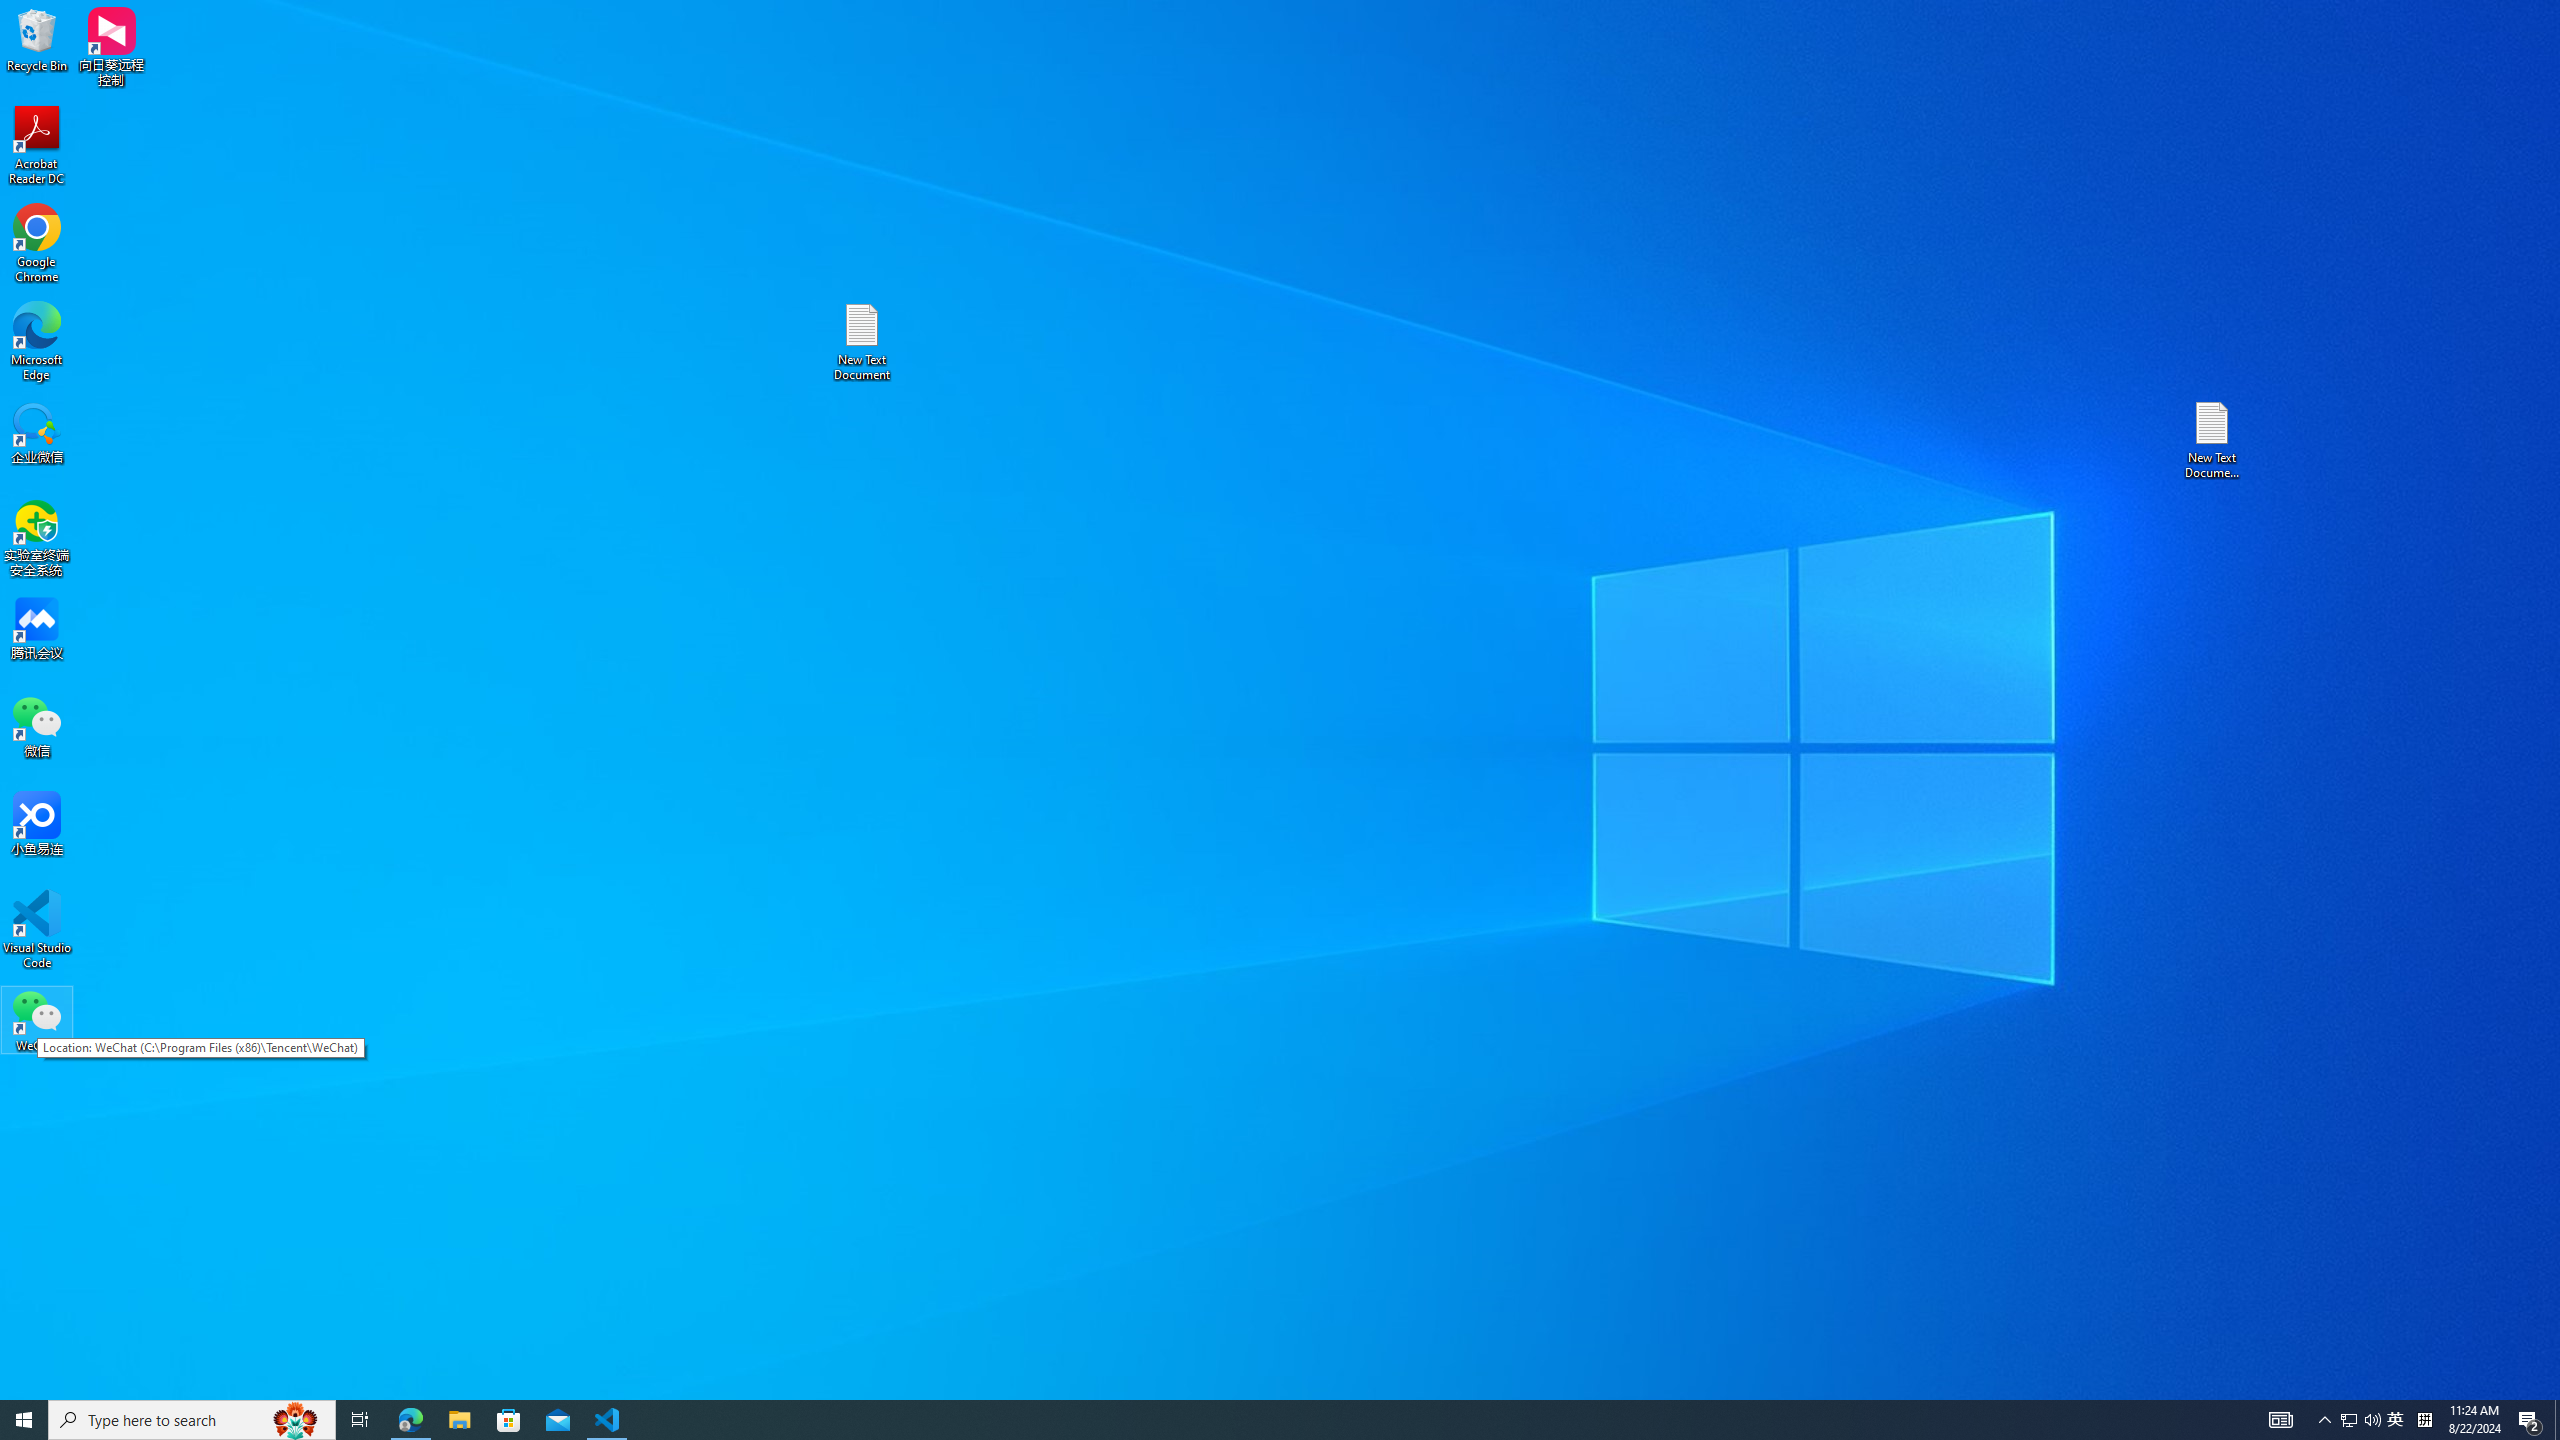 This screenshot has height=1440, width=2560. I want to click on 'Search highlights icon opens search home window', so click(294, 1418).